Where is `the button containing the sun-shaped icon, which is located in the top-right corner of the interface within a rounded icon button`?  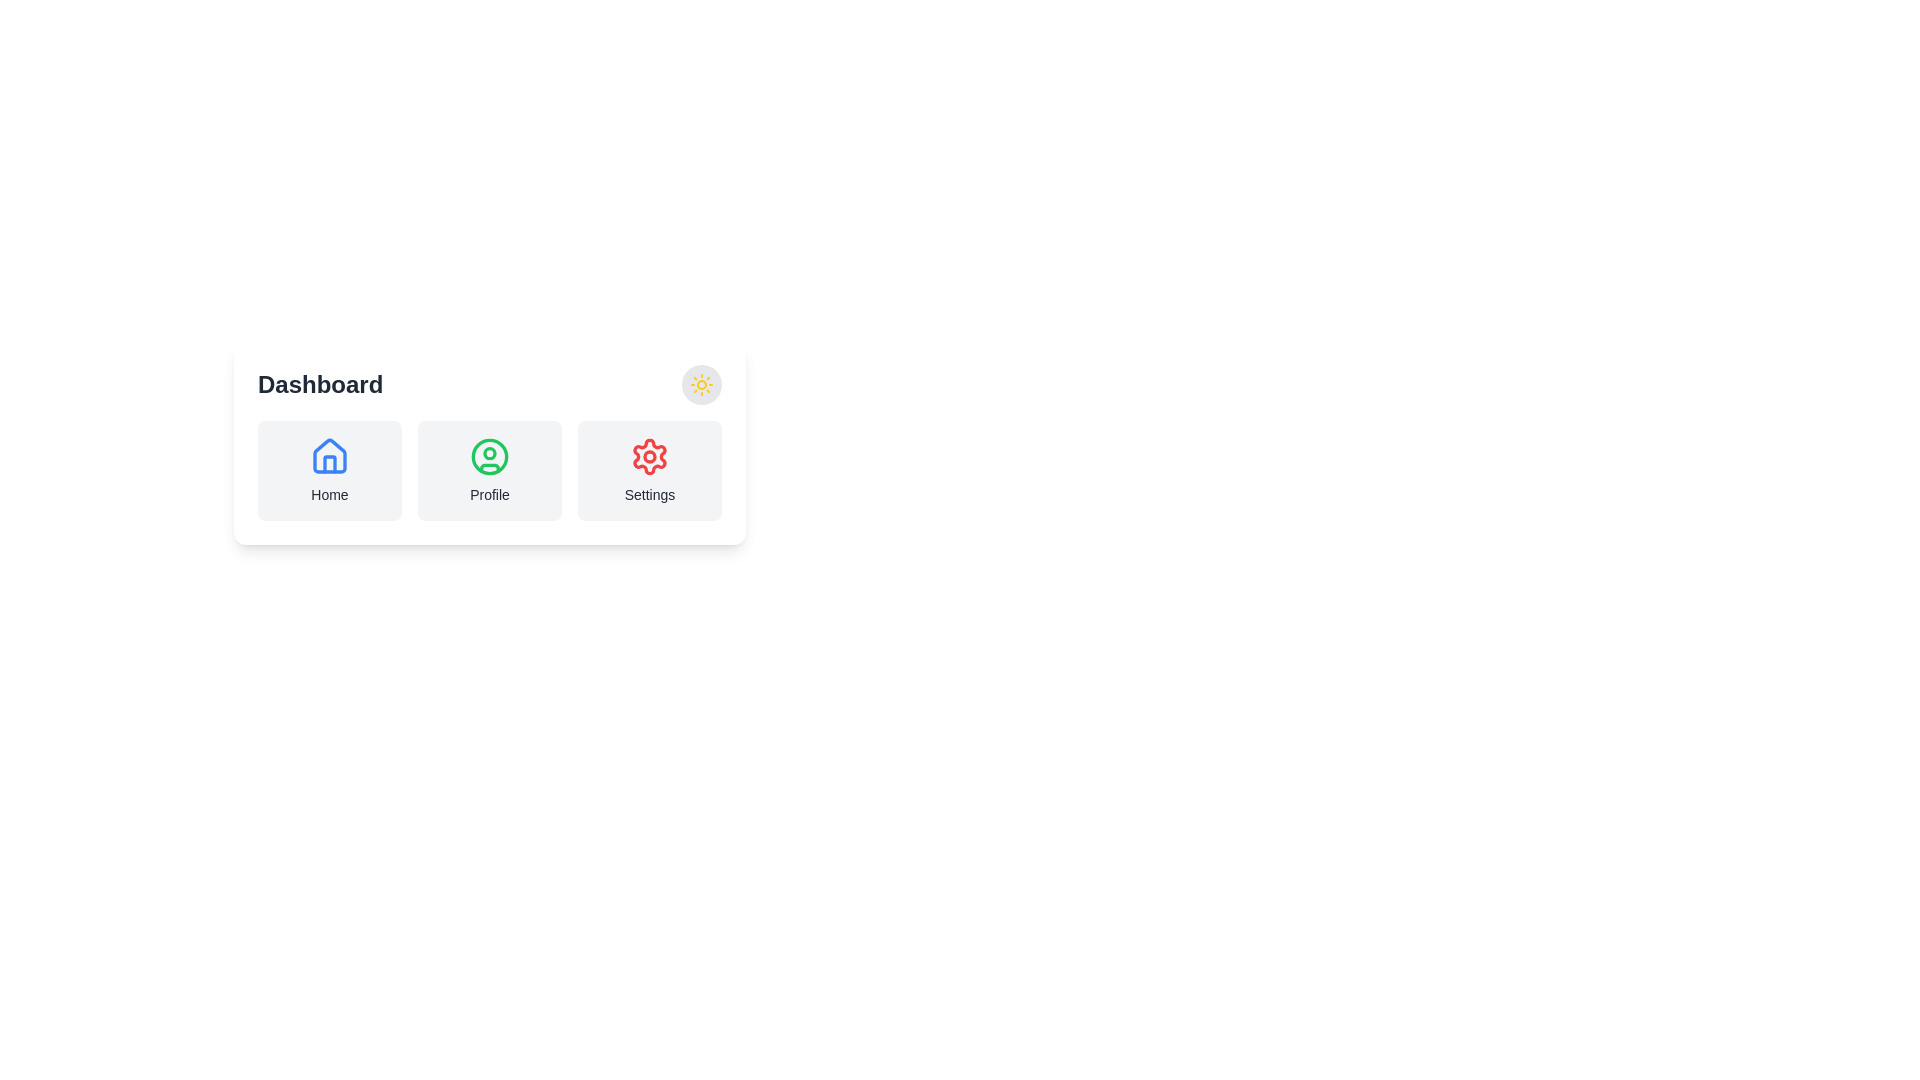 the button containing the sun-shaped icon, which is located in the top-right corner of the interface within a rounded icon button is located at coordinates (701, 385).